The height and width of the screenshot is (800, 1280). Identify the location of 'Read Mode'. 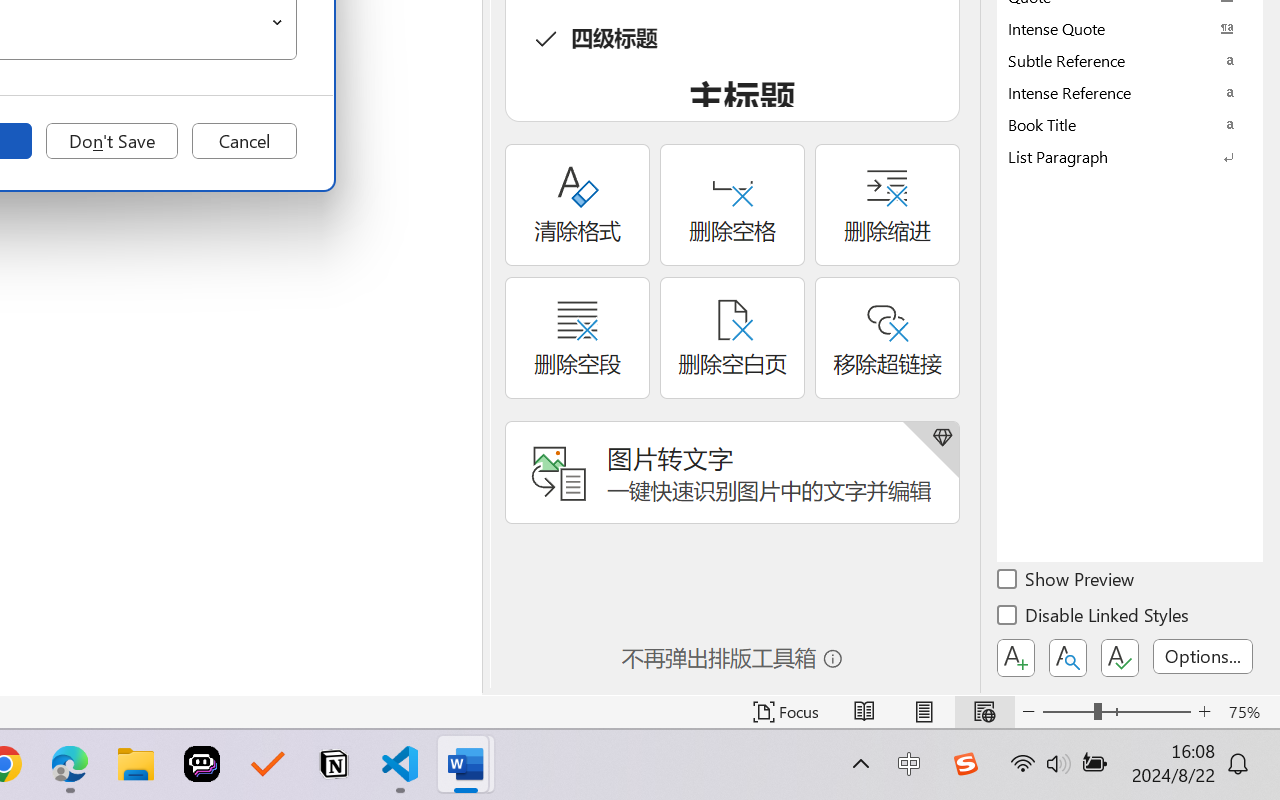
(864, 711).